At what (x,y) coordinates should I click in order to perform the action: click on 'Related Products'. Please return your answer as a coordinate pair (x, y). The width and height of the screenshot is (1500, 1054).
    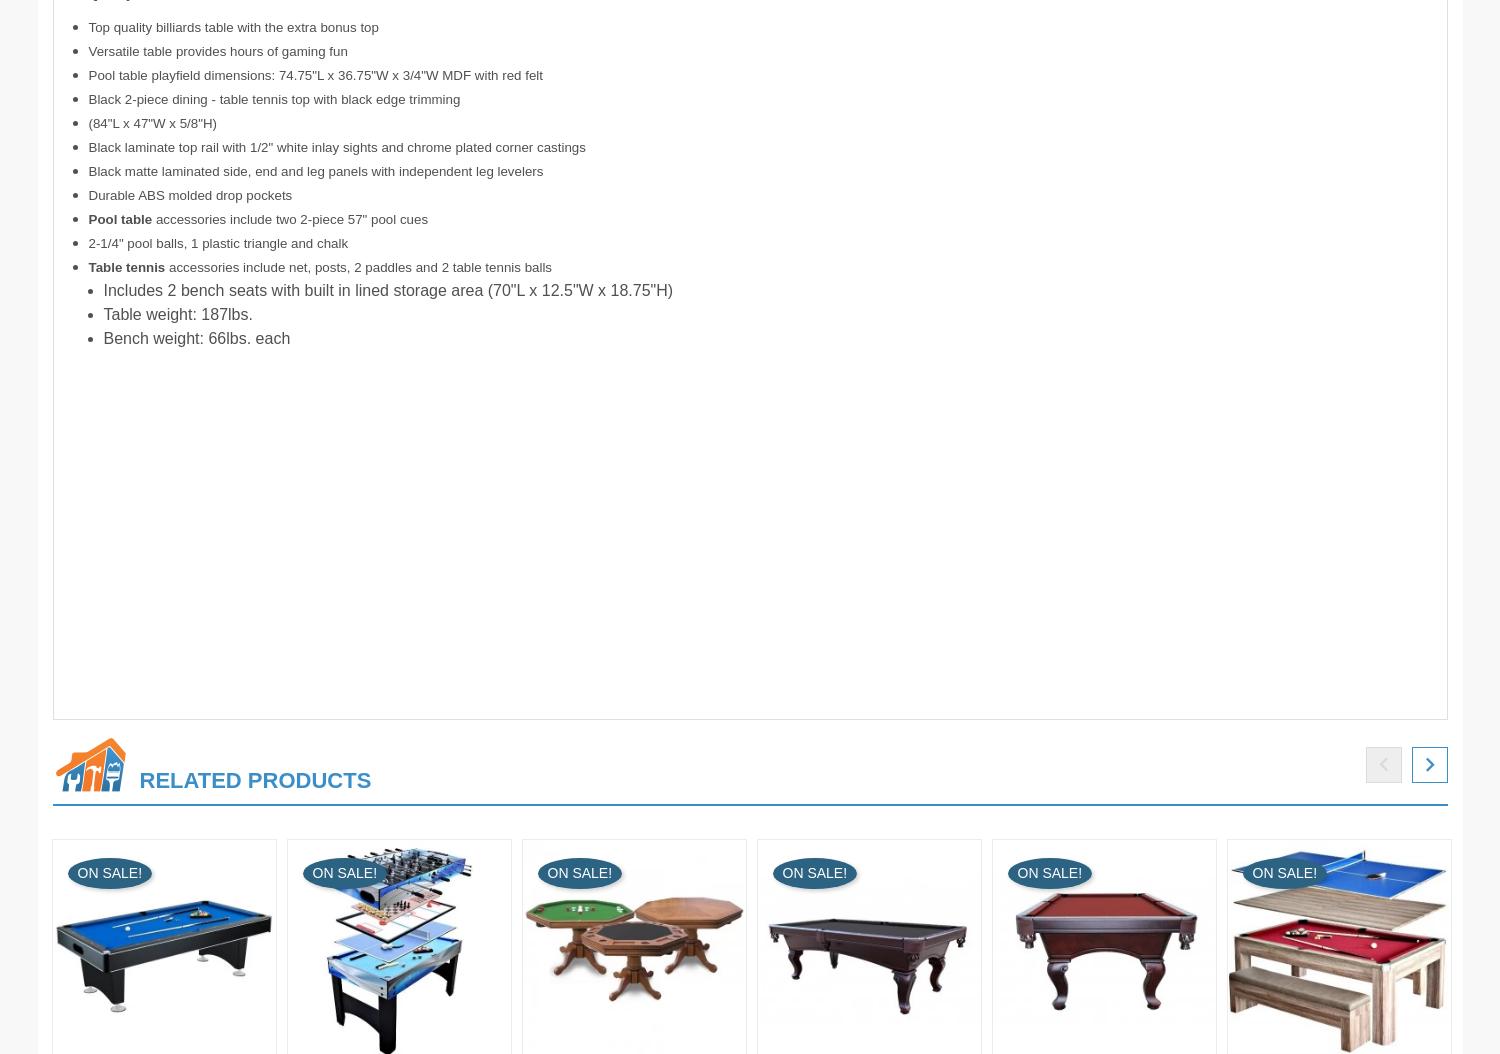
    Looking at the image, I should click on (255, 779).